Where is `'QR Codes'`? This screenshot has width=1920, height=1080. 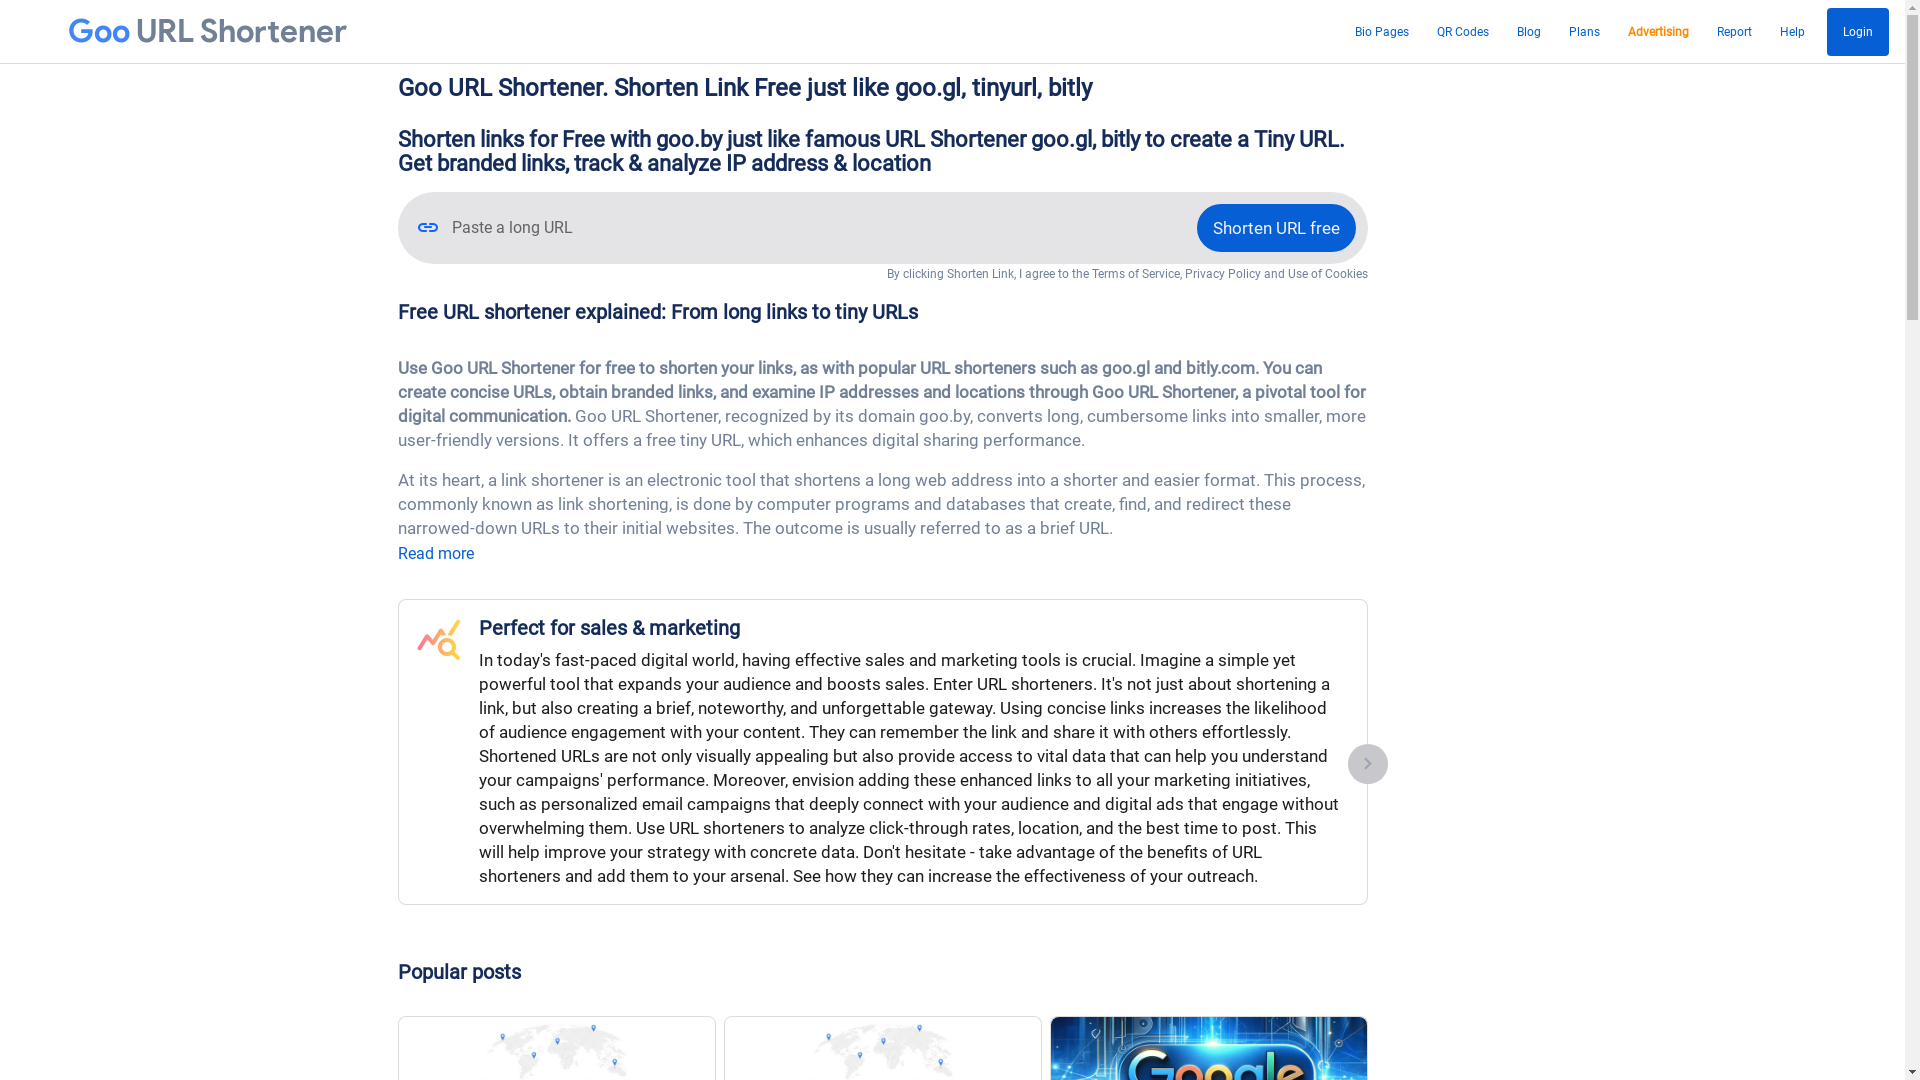
'QR Codes' is located at coordinates (1463, 31).